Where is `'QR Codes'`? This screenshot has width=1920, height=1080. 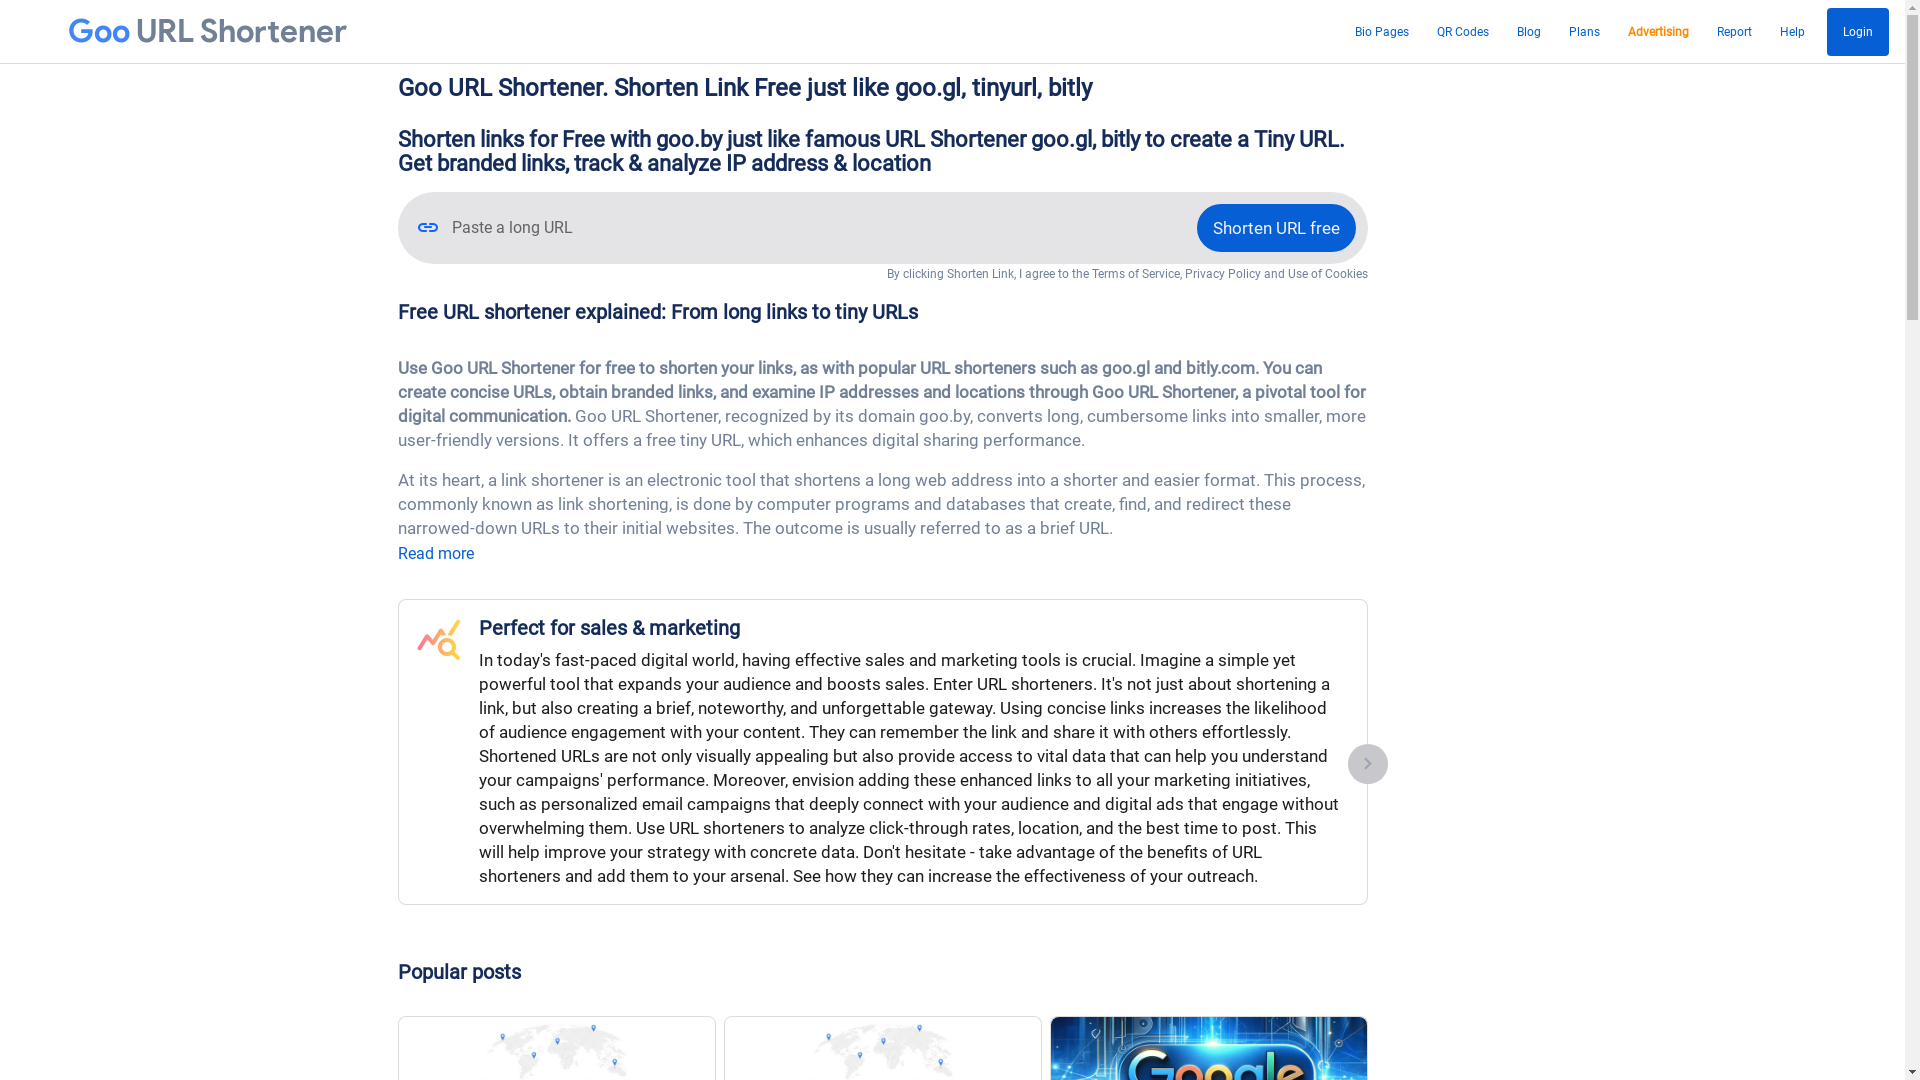
'QR Codes' is located at coordinates (1463, 31).